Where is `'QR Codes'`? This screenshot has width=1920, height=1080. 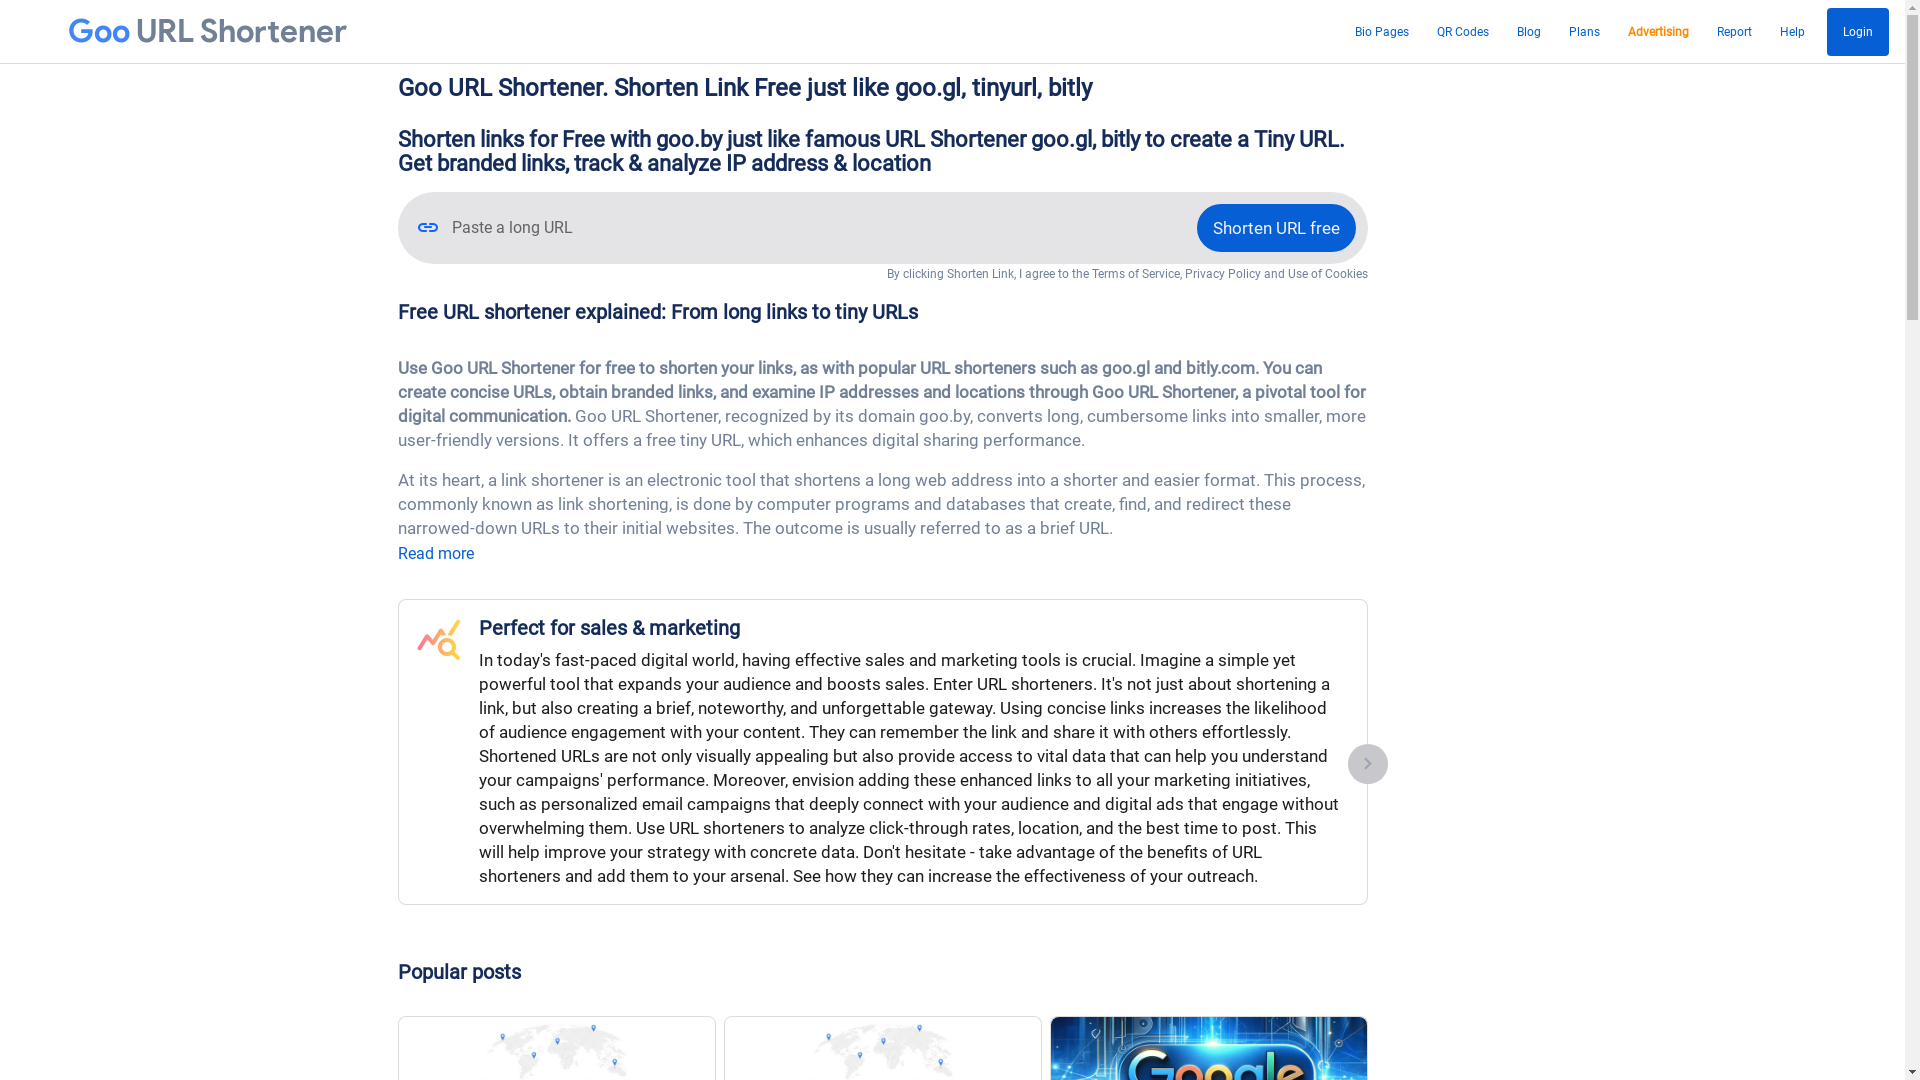
'QR Codes' is located at coordinates (1463, 31).